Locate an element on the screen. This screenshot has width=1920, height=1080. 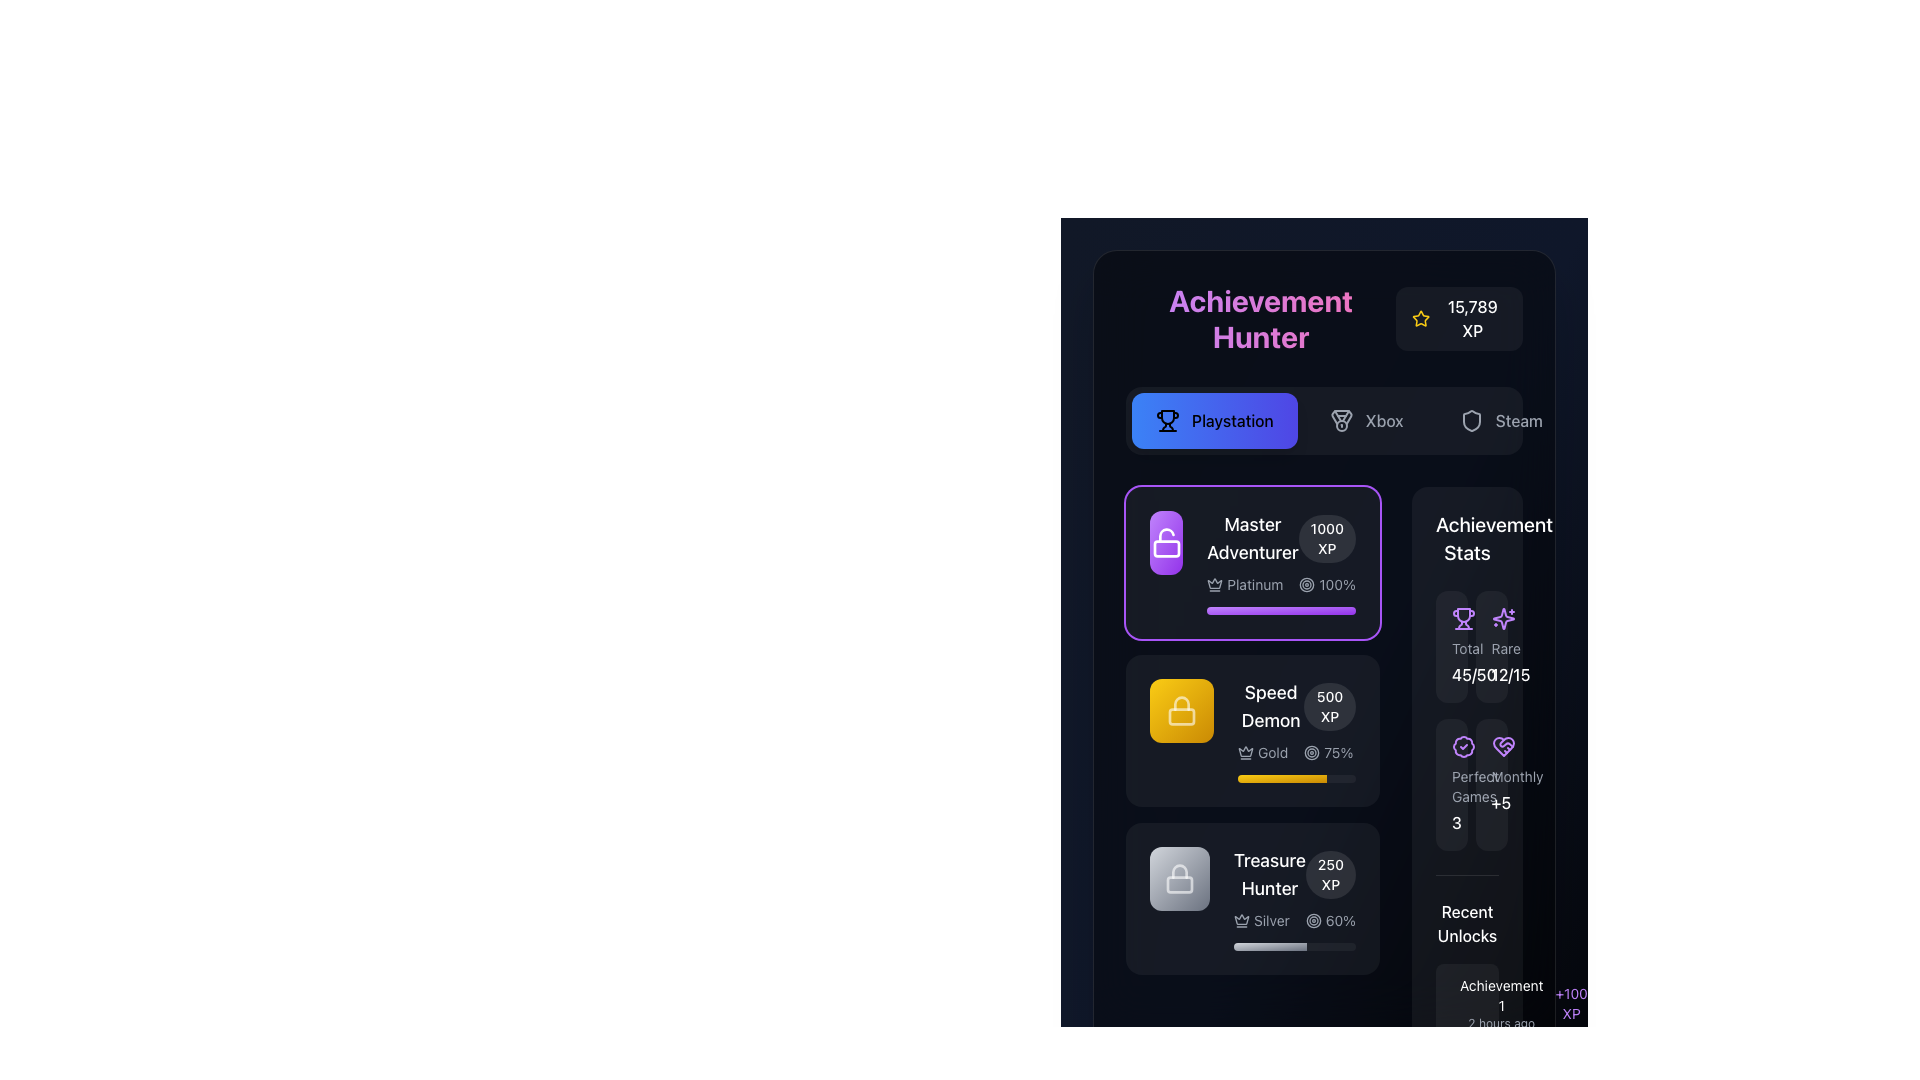
the segmented control for selecting gaming platforms (PlayStation, Xbox, Steam) located below the 'Achievement Hunter' header is located at coordinates (1324, 419).